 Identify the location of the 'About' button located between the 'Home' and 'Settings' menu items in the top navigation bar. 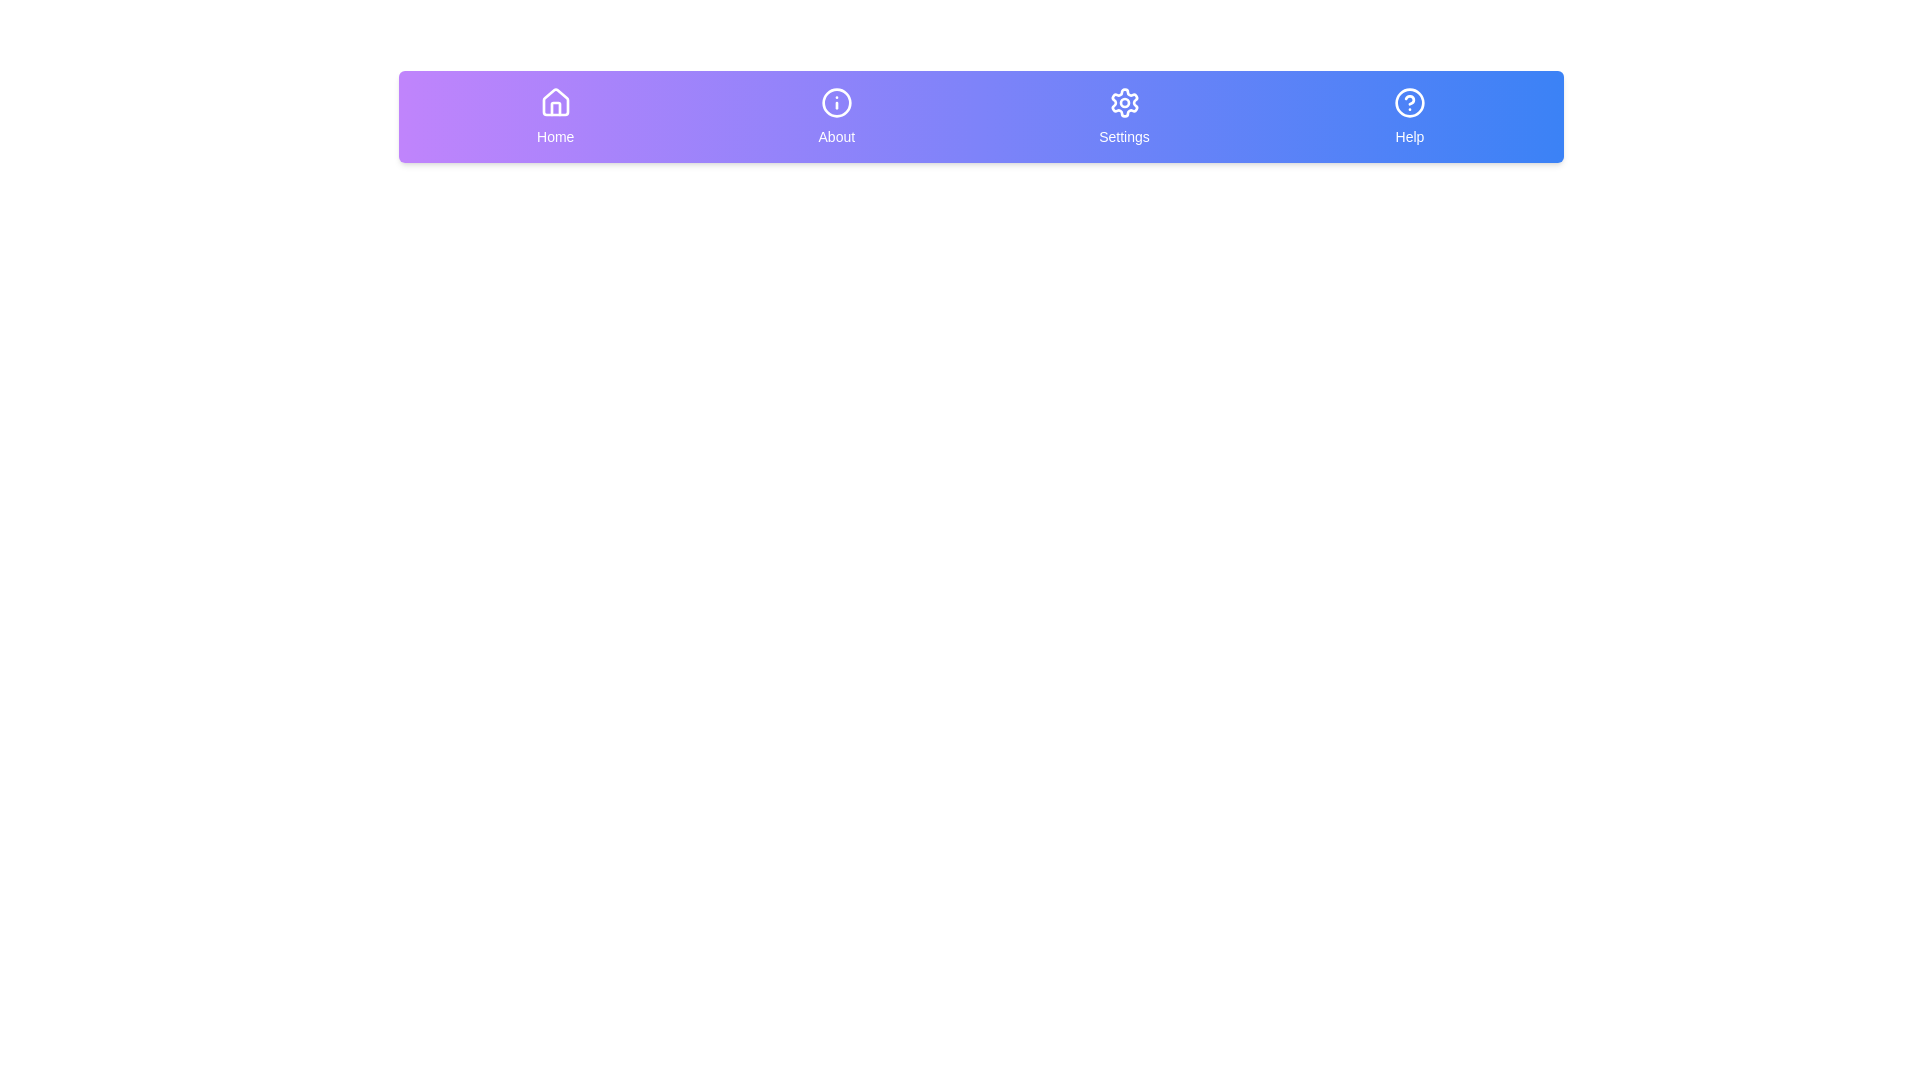
(836, 116).